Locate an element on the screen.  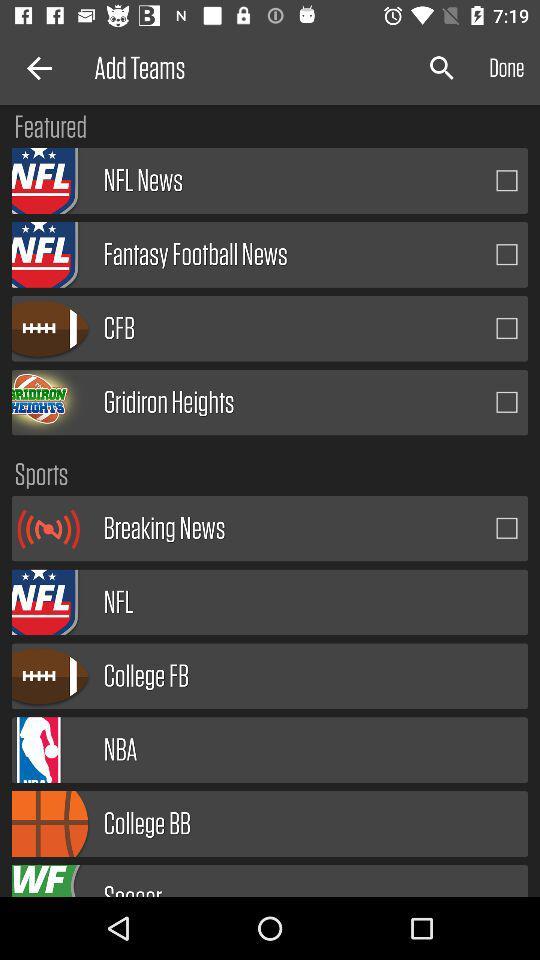
breaking news alerts is located at coordinates (507, 527).